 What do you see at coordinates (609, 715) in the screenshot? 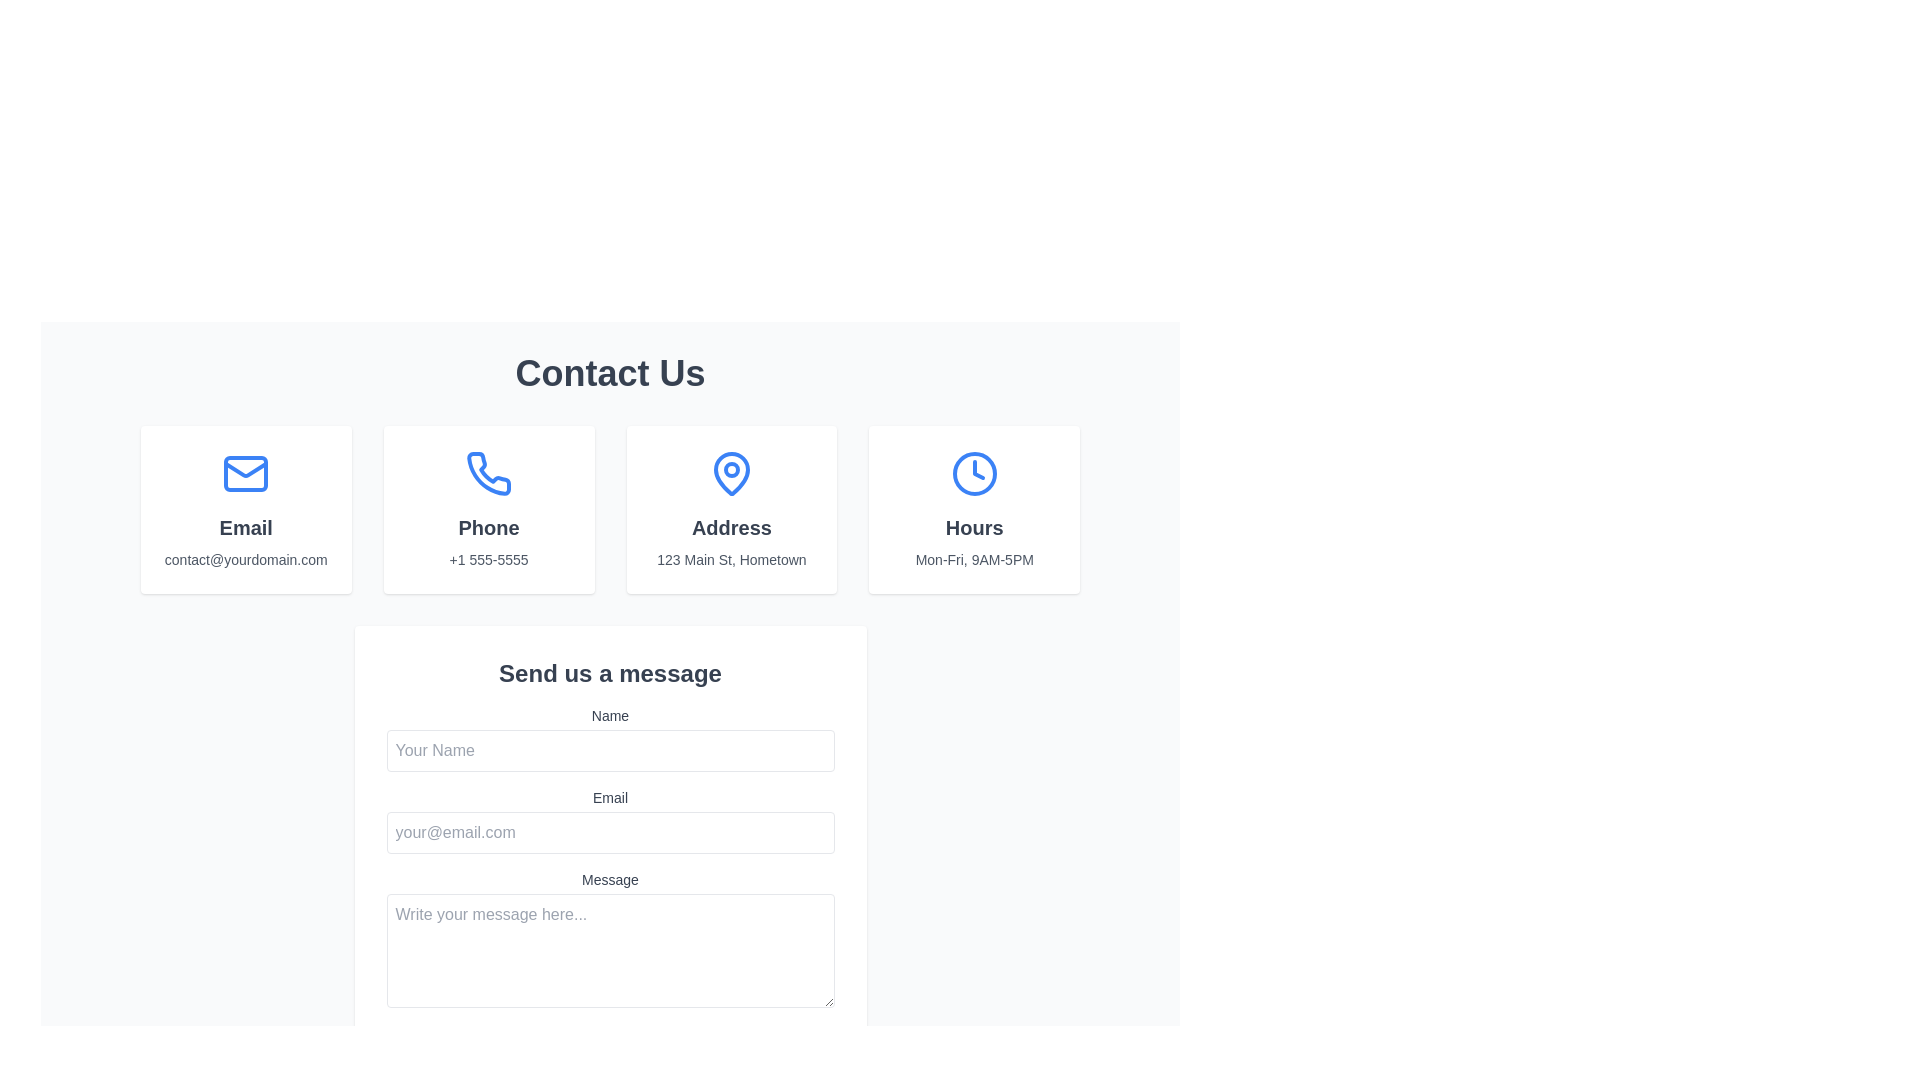
I see `the label indicating the purpose of the adjacent text input field for entering a name, located above the input field in the 'Send us a message' form` at bounding box center [609, 715].